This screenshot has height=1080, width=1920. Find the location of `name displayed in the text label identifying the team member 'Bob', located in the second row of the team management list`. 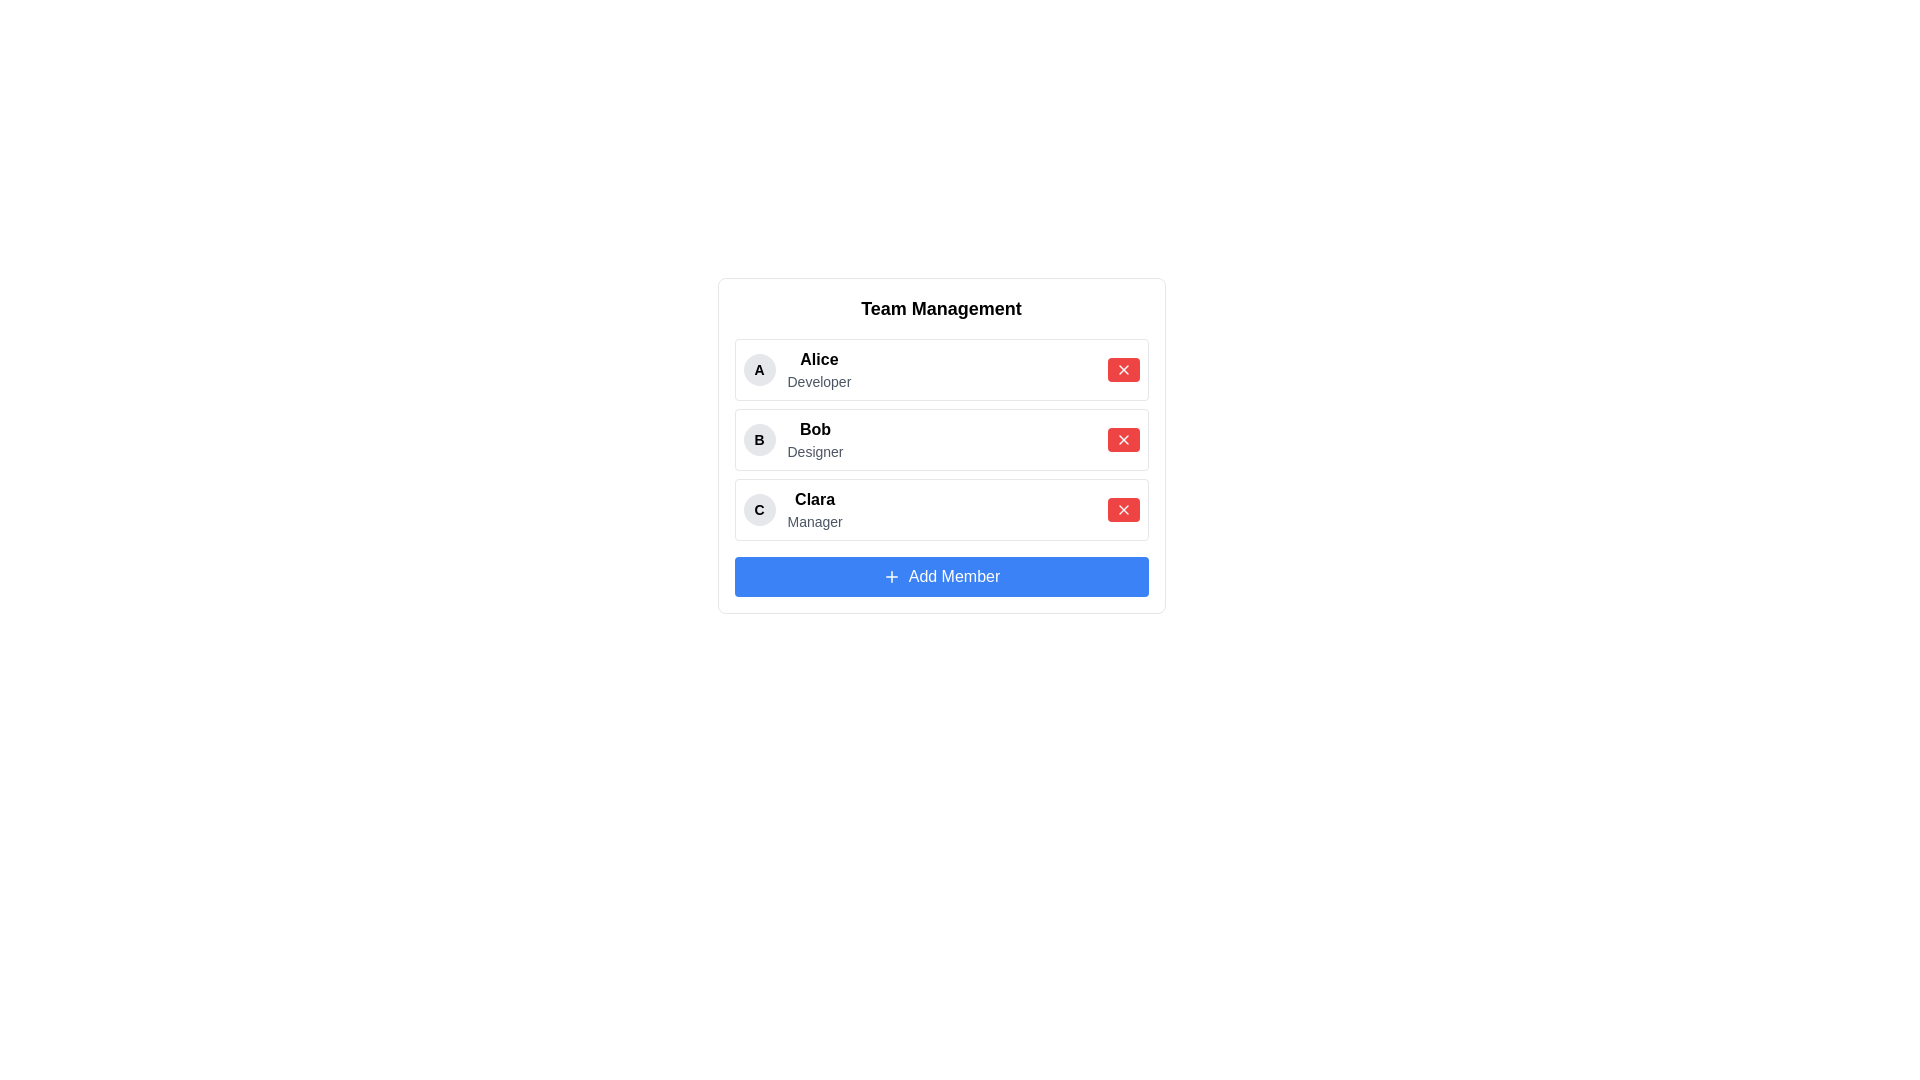

name displayed in the text label identifying the team member 'Bob', located in the second row of the team management list is located at coordinates (815, 428).